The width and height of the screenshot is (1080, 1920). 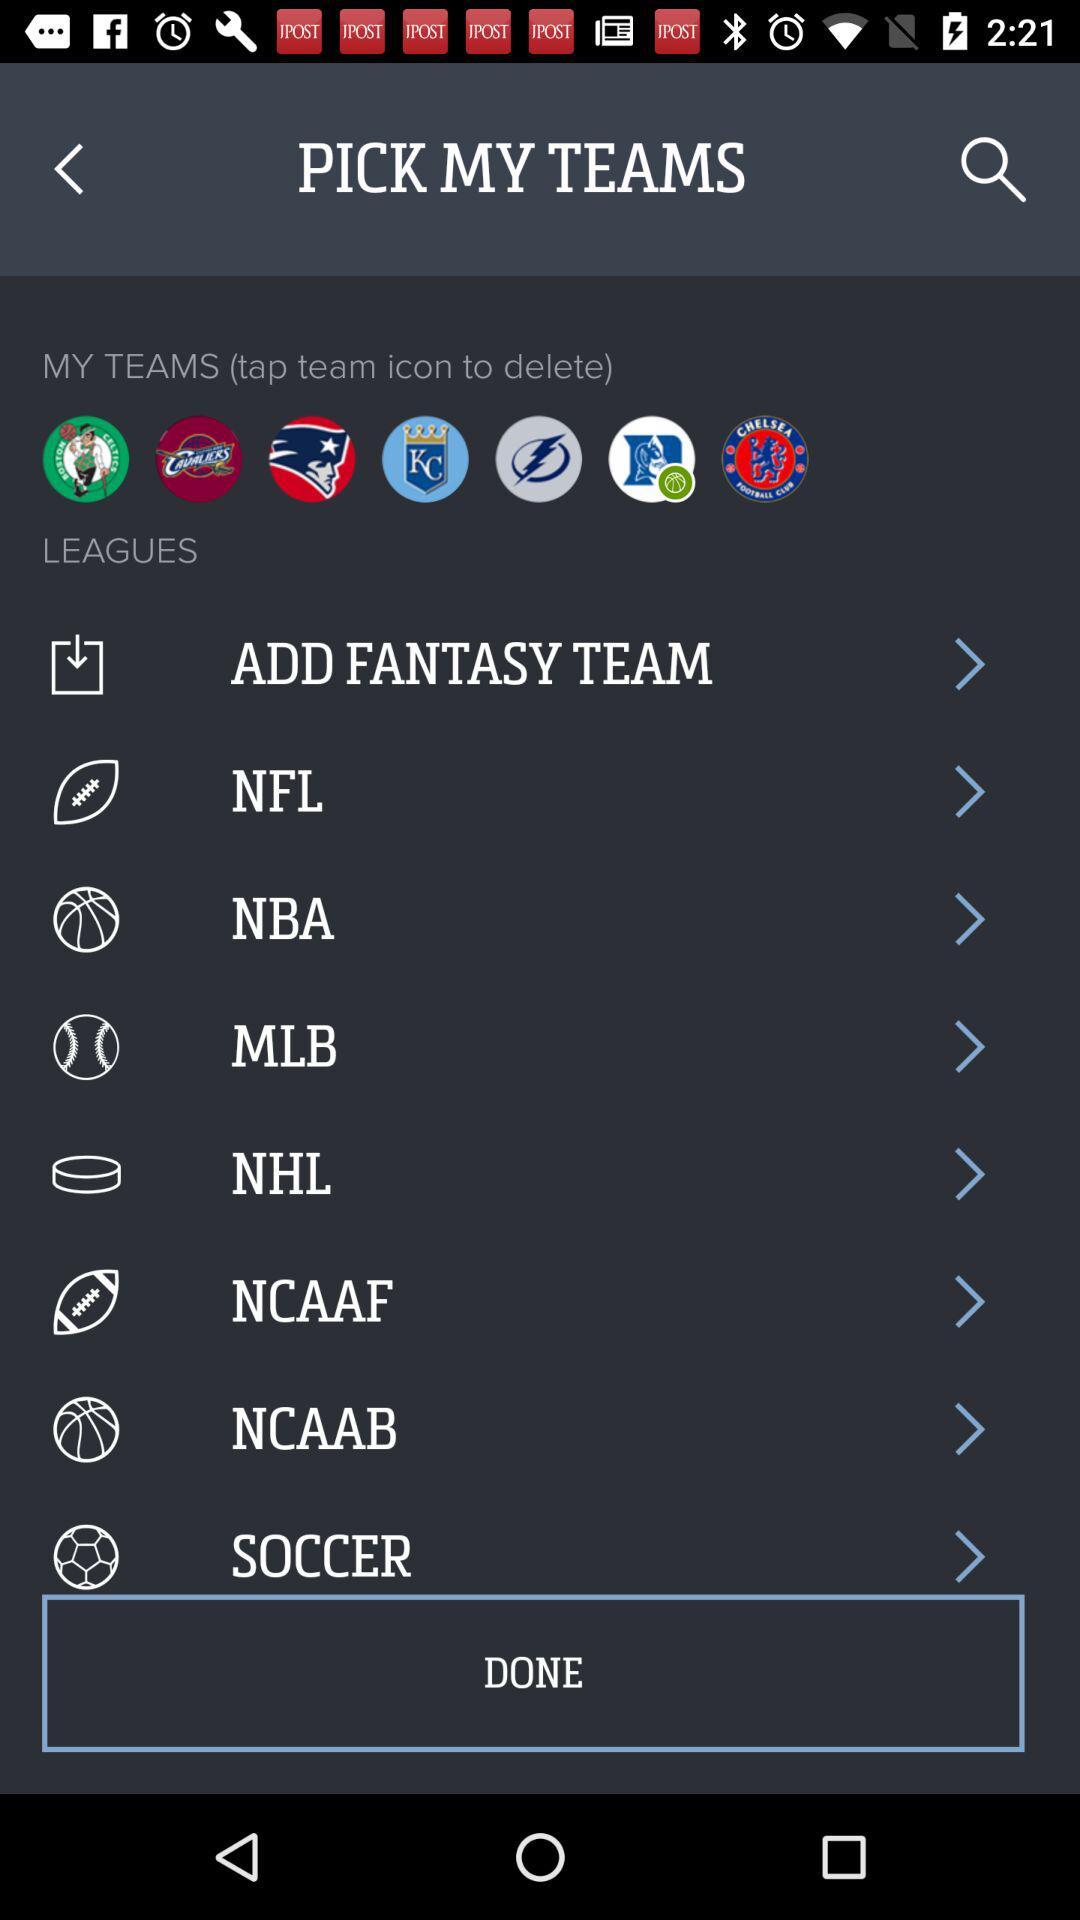 I want to click on icon above my teams tap item, so click(x=993, y=169).